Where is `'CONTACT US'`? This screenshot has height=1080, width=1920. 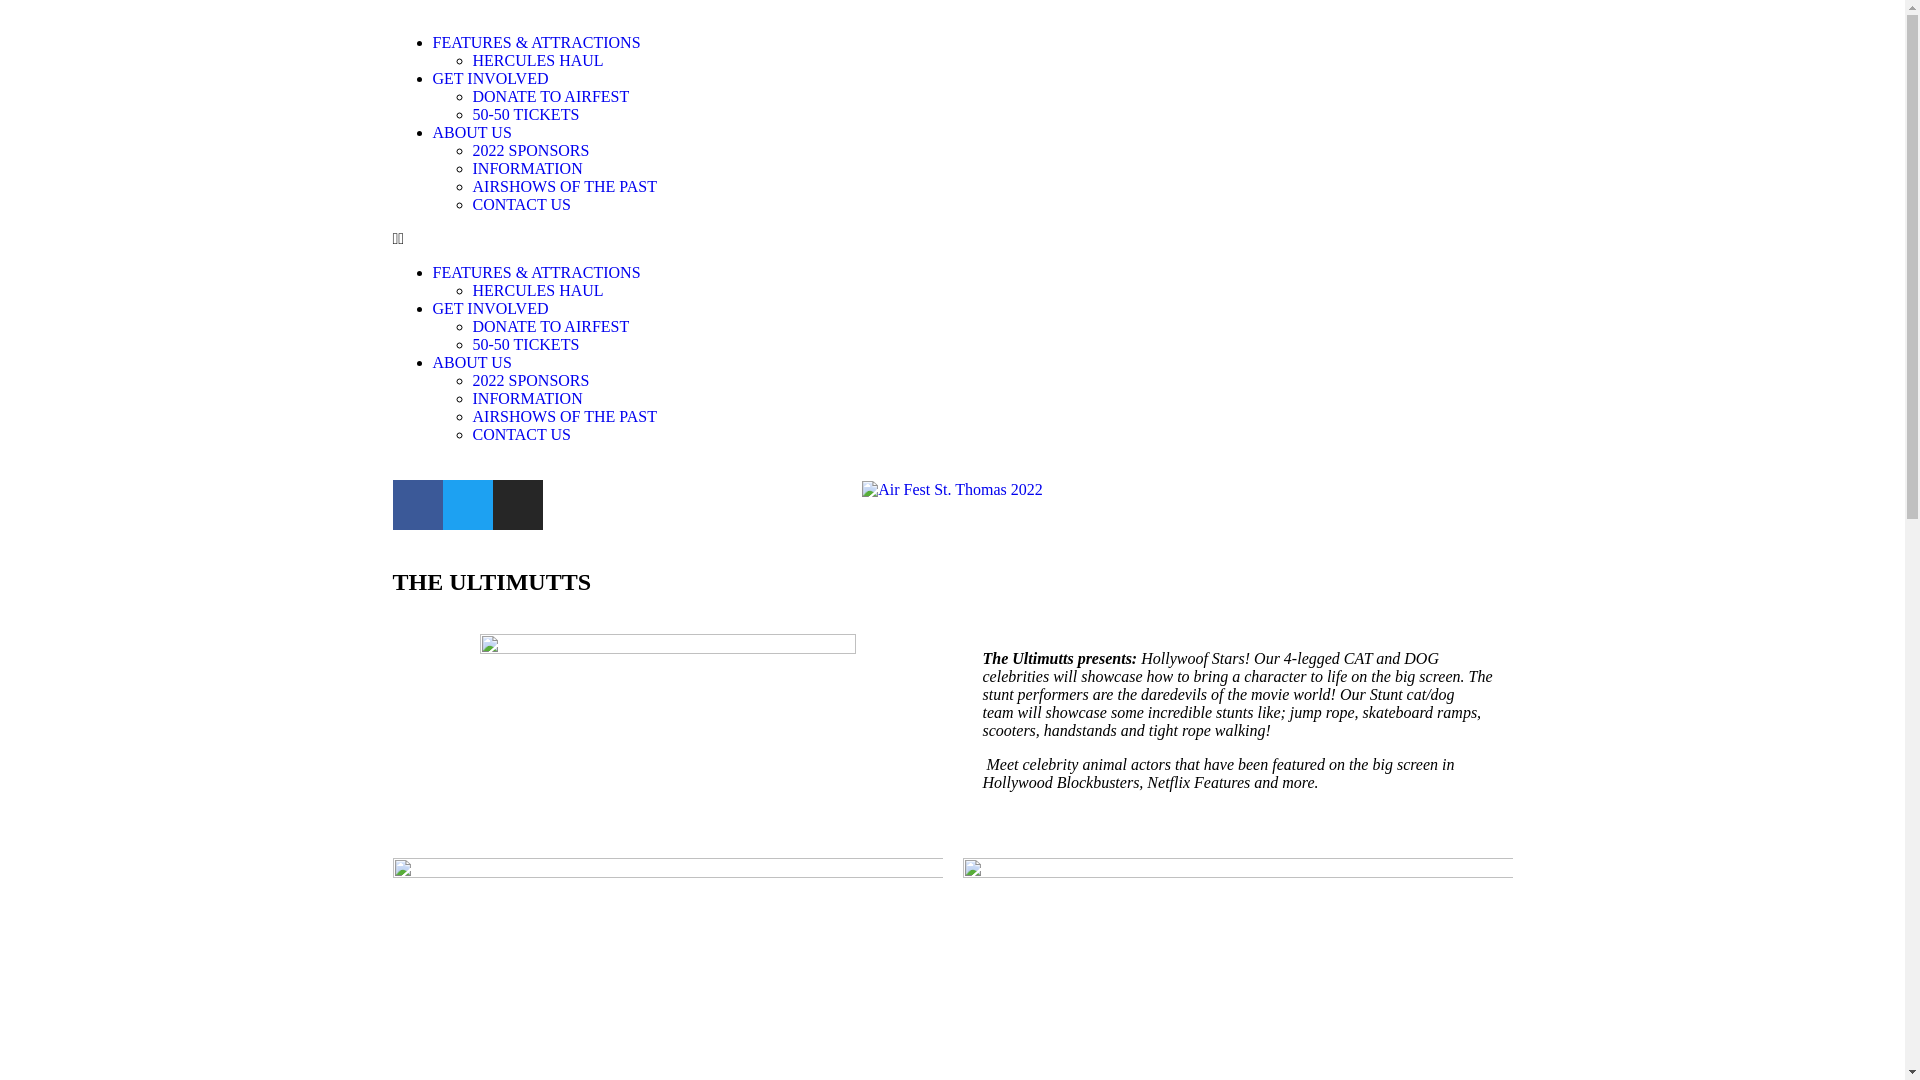 'CONTACT US' is located at coordinates (521, 433).